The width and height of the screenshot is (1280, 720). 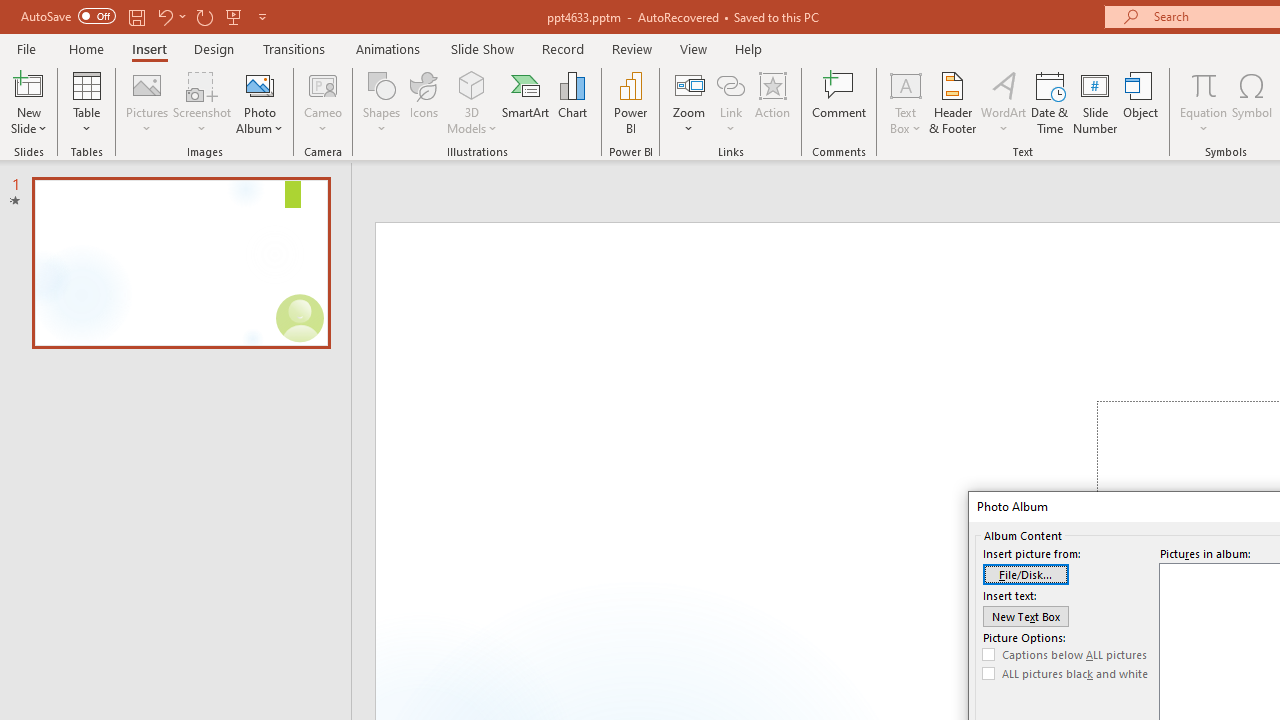 What do you see at coordinates (471, 103) in the screenshot?
I see `'3D Models'` at bounding box center [471, 103].